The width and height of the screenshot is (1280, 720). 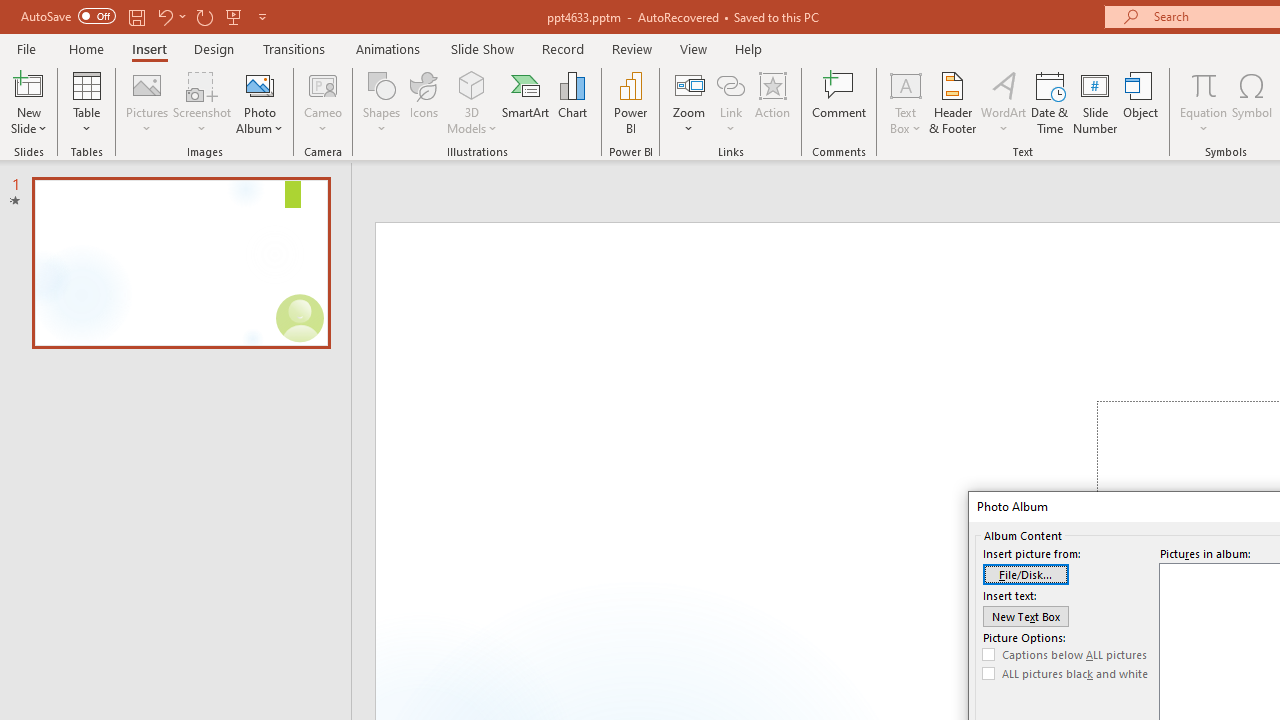 What do you see at coordinates (471, 103) in the screenshot?
I see `'3D Models'` at bounding box center [471, 103].